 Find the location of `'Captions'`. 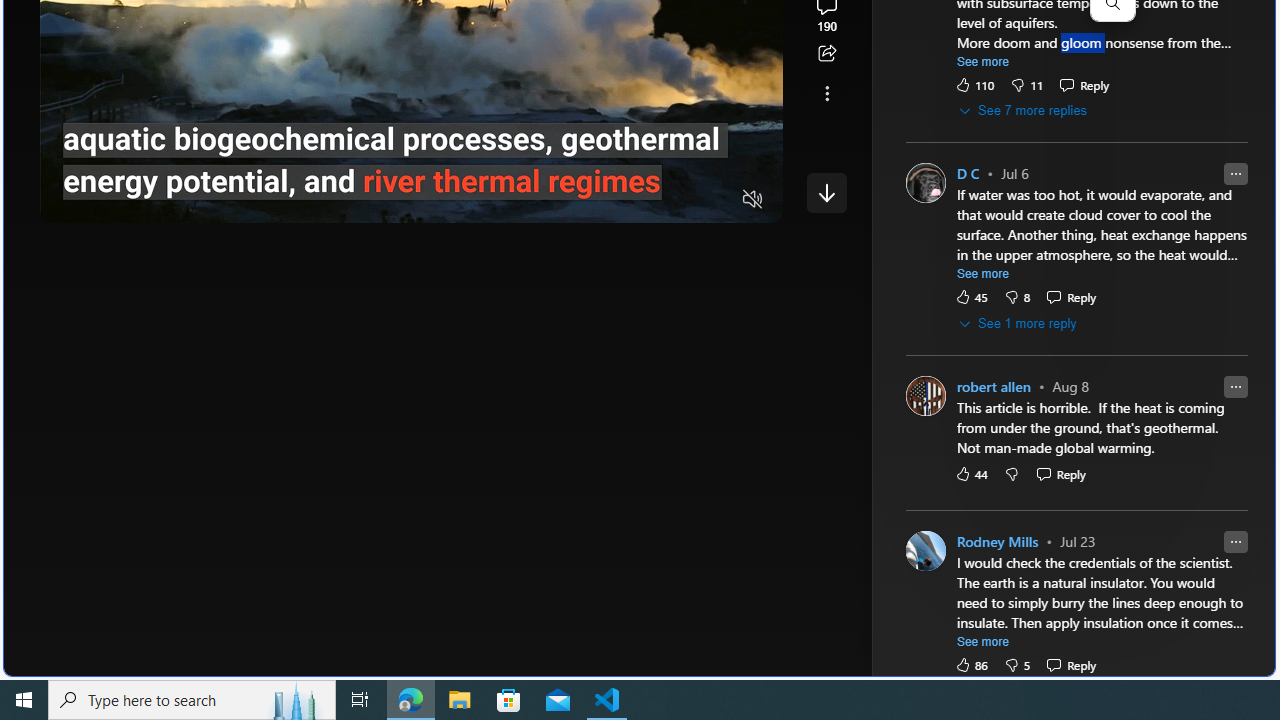

'Captions' is located at coordinates (675, 200).